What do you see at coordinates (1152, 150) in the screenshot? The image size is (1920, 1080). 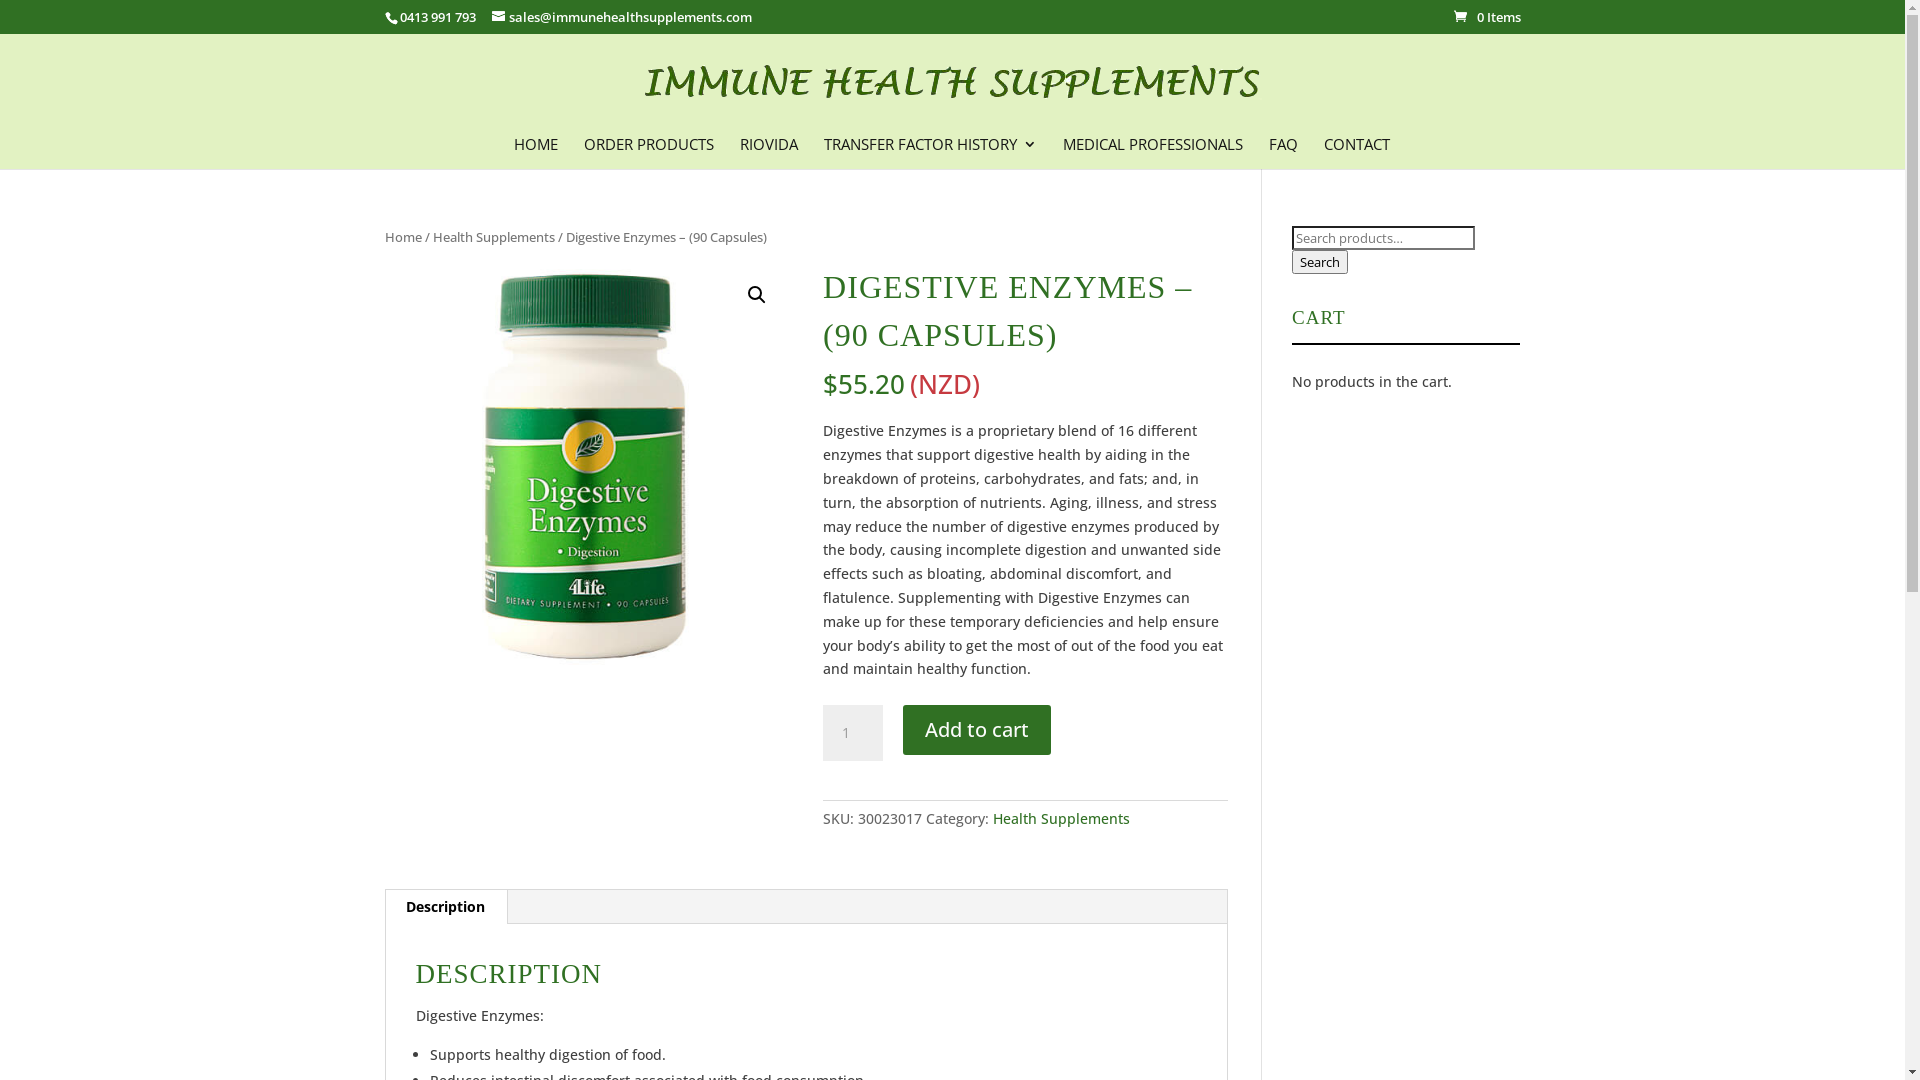 I see `'MEDICAL PROFESSIONALS'` at bounding box center [1152, 150].